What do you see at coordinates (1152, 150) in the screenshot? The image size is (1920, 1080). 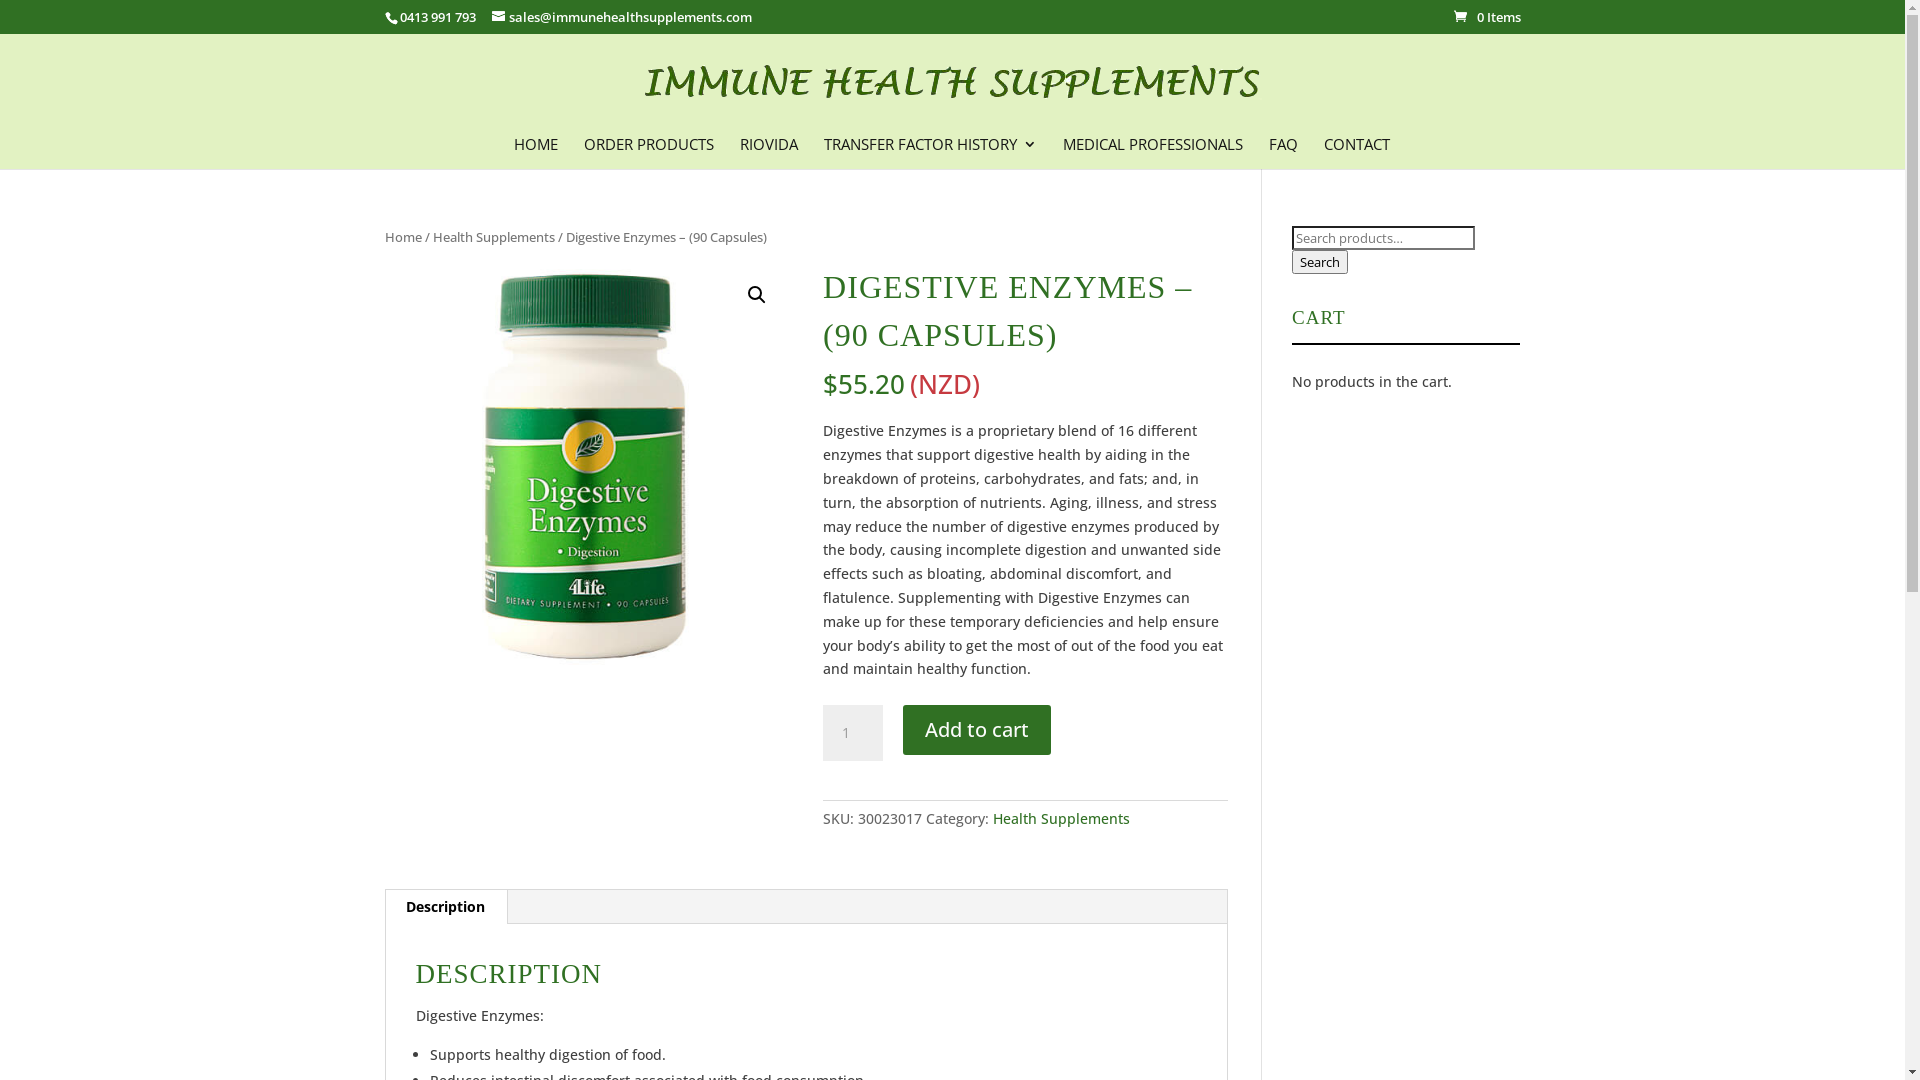 I see `'MEDICAL PROFESSIONALS'` at bounding box center [1152, 150].